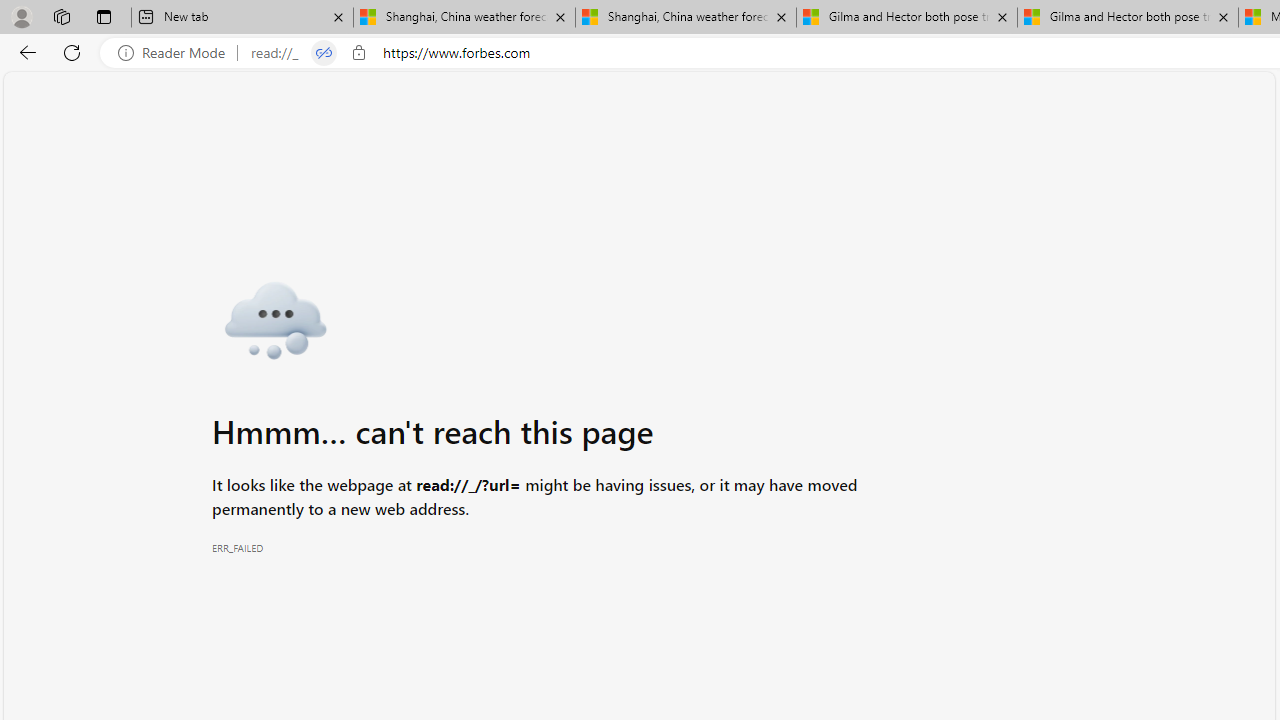  I want to click on 'Shanghai, China weather forecast | Microsoft Weather', so click(686, 17).